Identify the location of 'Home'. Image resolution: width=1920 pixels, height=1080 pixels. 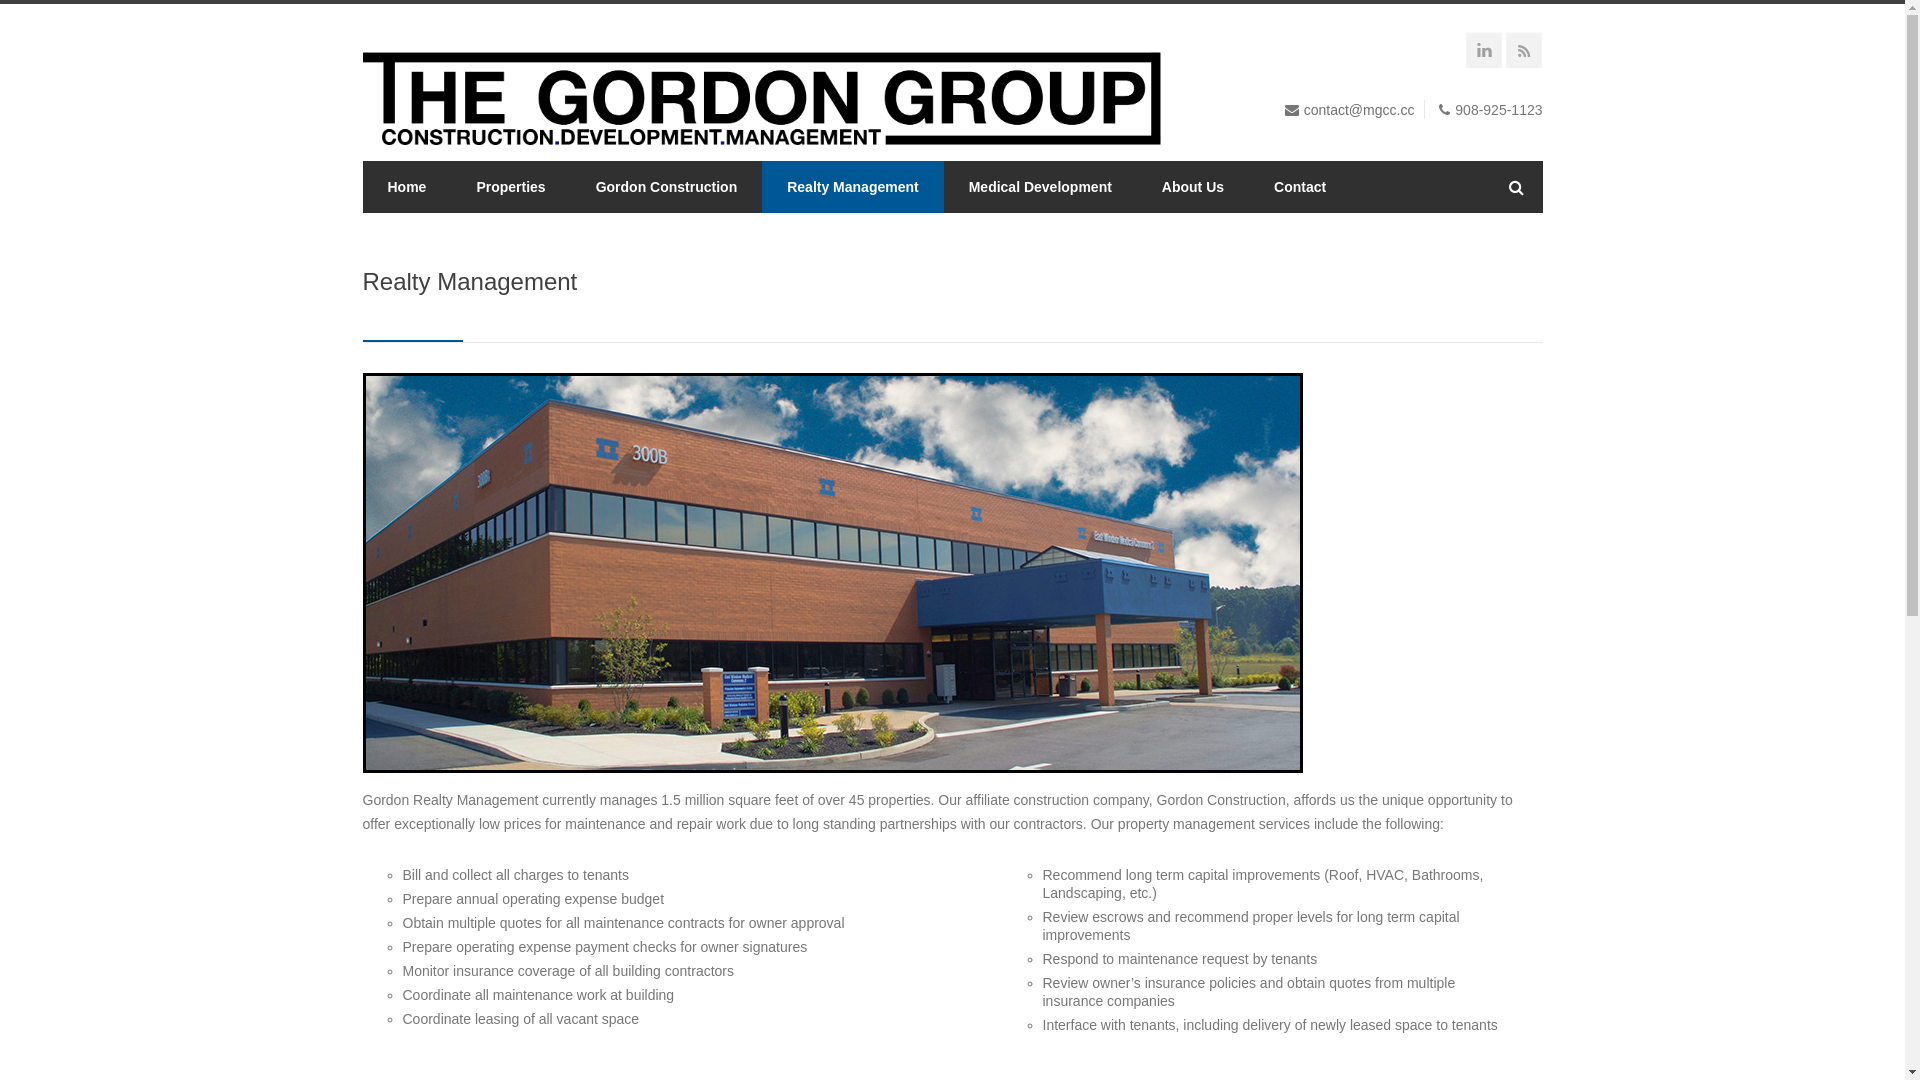
(405, 186).